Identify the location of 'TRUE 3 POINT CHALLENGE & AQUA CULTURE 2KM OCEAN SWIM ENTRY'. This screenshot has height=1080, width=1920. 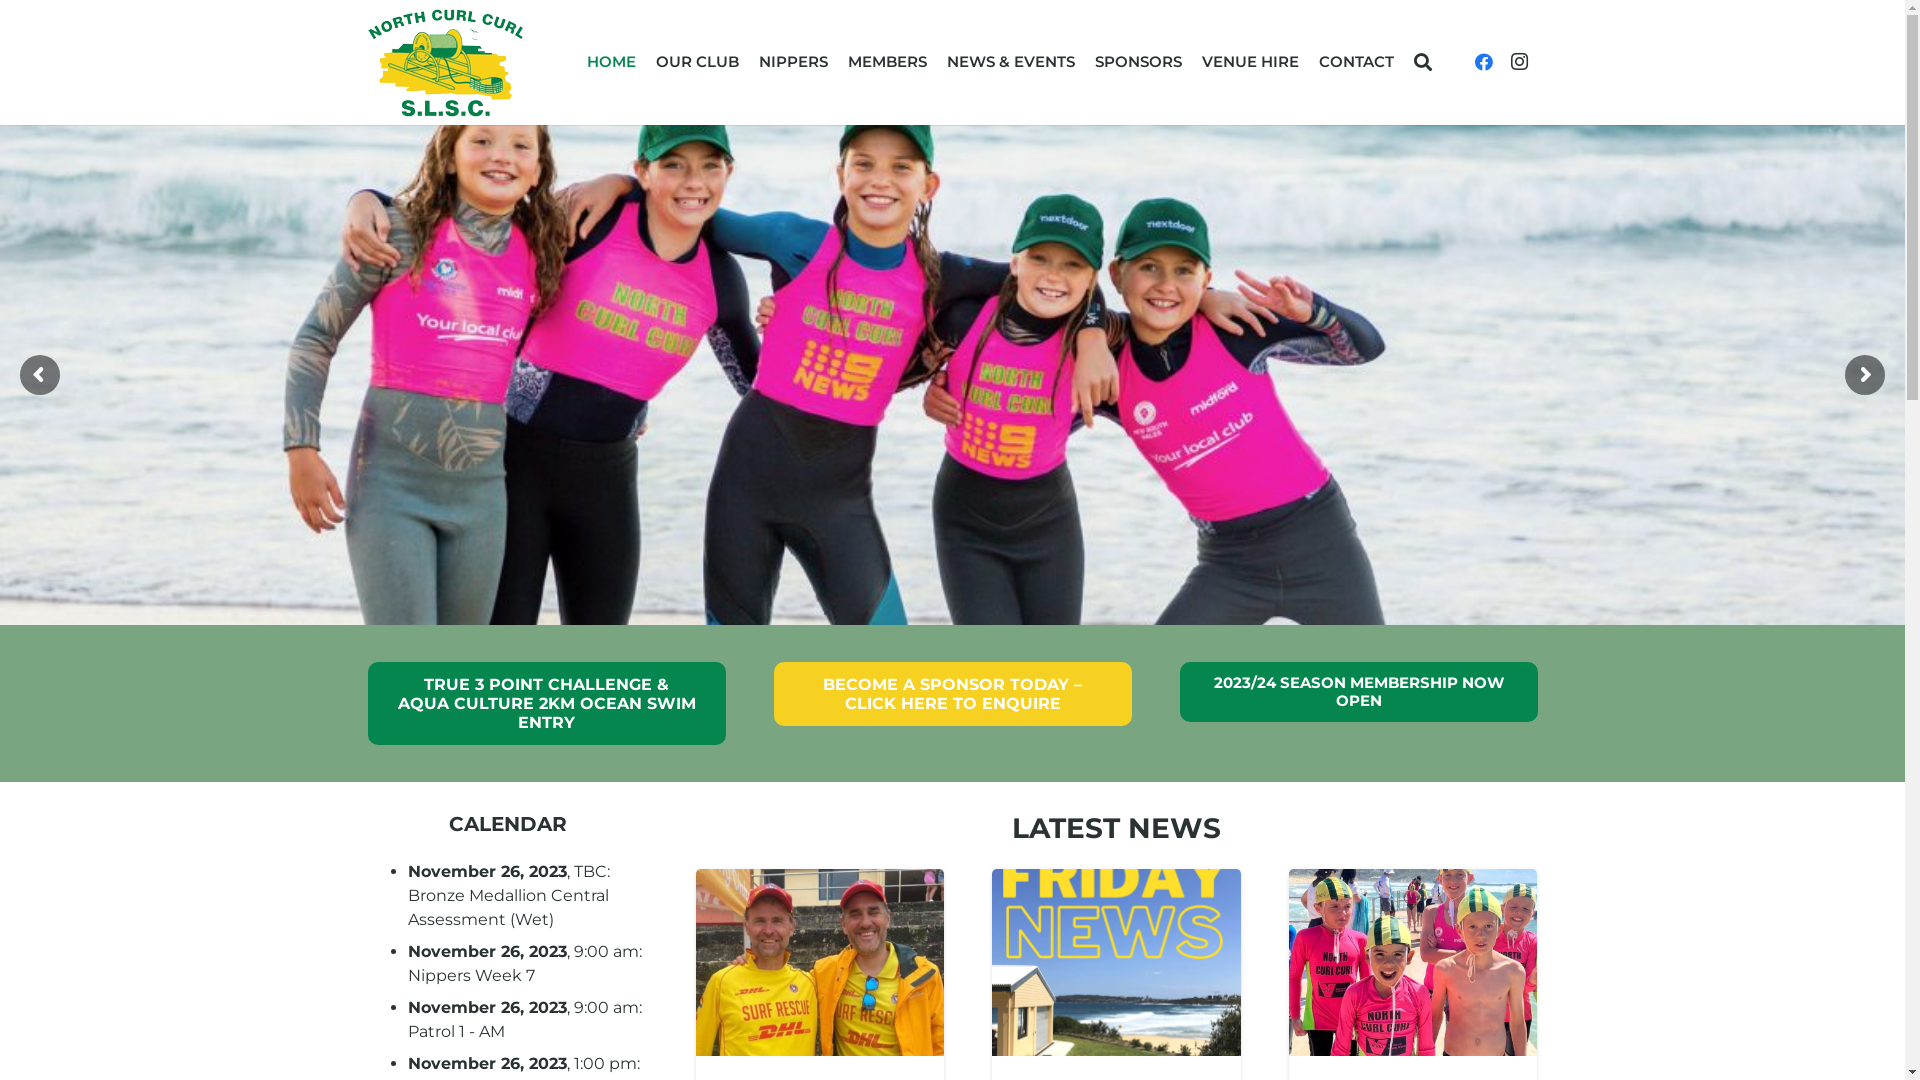
(547, 702).